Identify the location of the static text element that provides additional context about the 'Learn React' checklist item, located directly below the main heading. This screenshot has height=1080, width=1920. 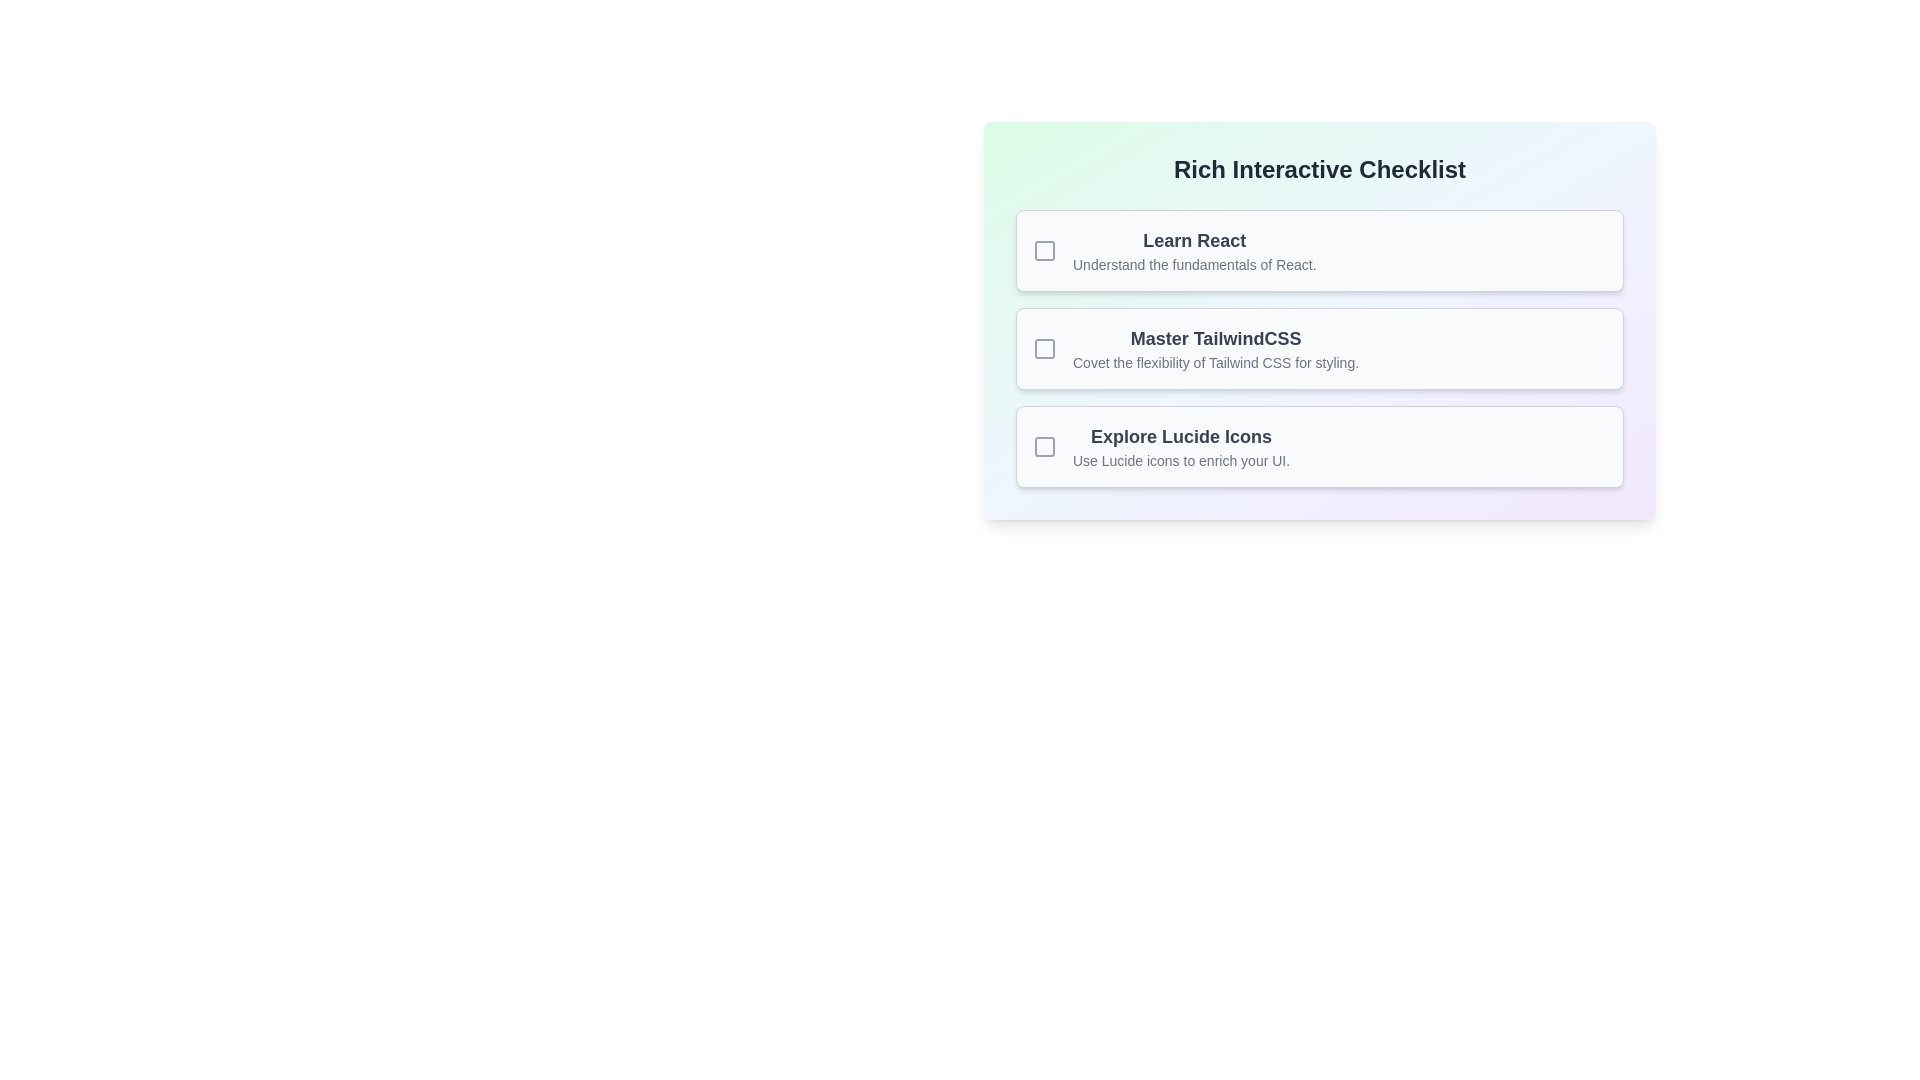
(1194, 264).